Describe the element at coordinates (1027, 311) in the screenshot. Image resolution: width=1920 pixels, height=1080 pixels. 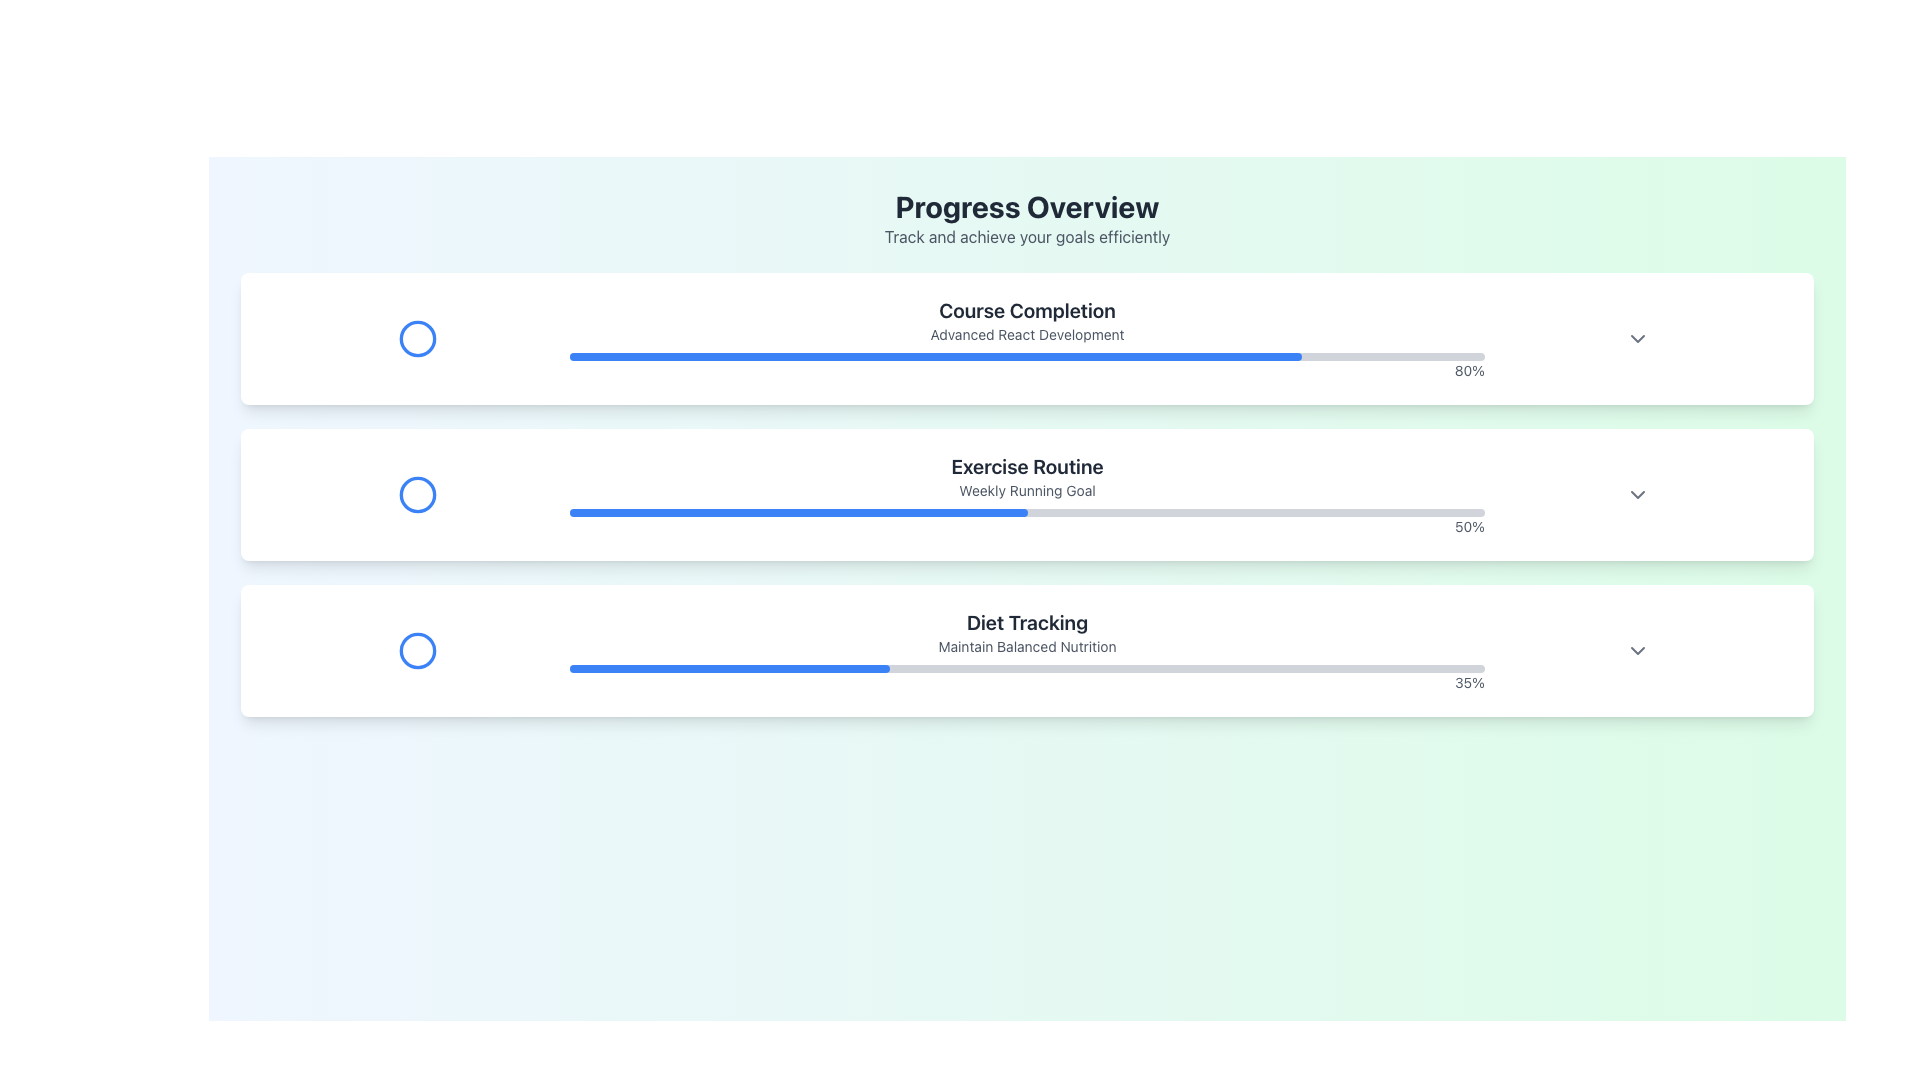
I see `the text label summarizing the course completion progress that is positioned at the upper-center of its section, above the 'Advanced React Development' subtitle` at that location.